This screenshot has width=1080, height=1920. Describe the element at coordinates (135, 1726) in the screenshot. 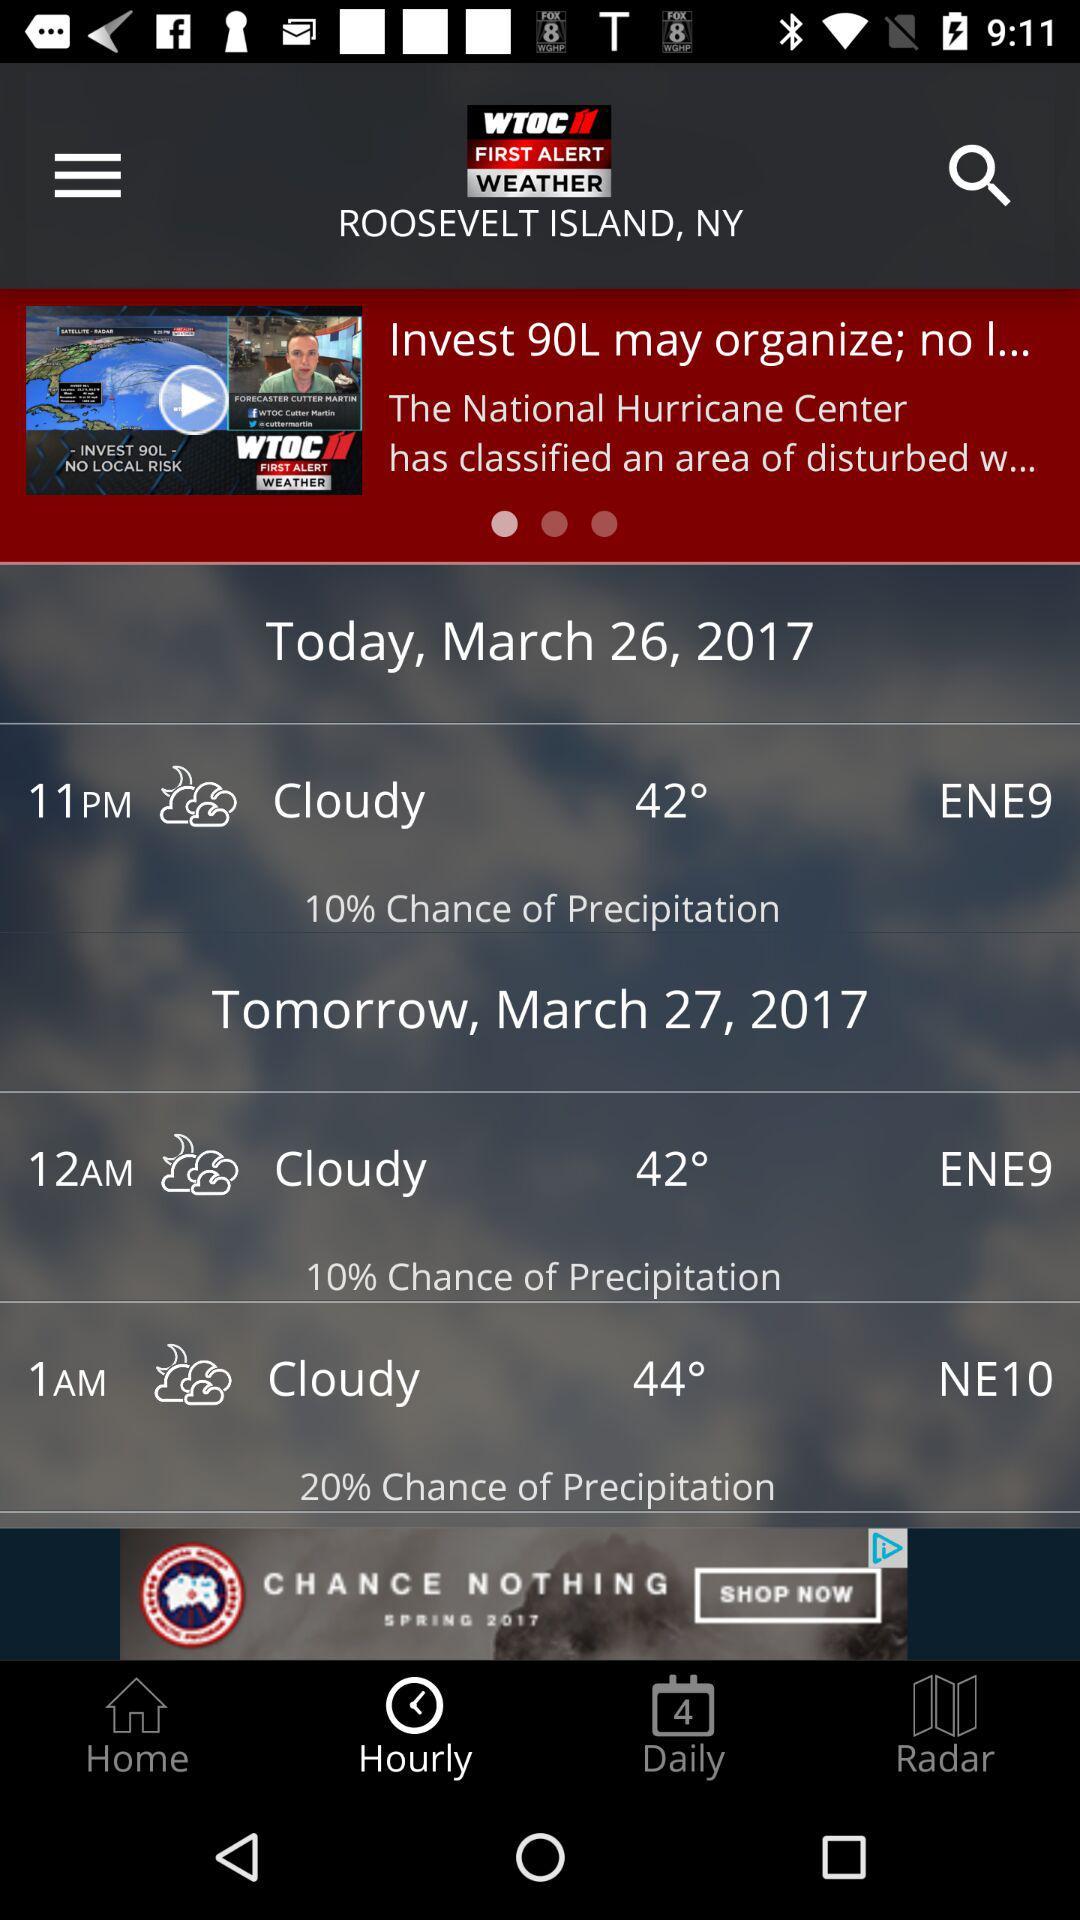

I see `home item` at that location.